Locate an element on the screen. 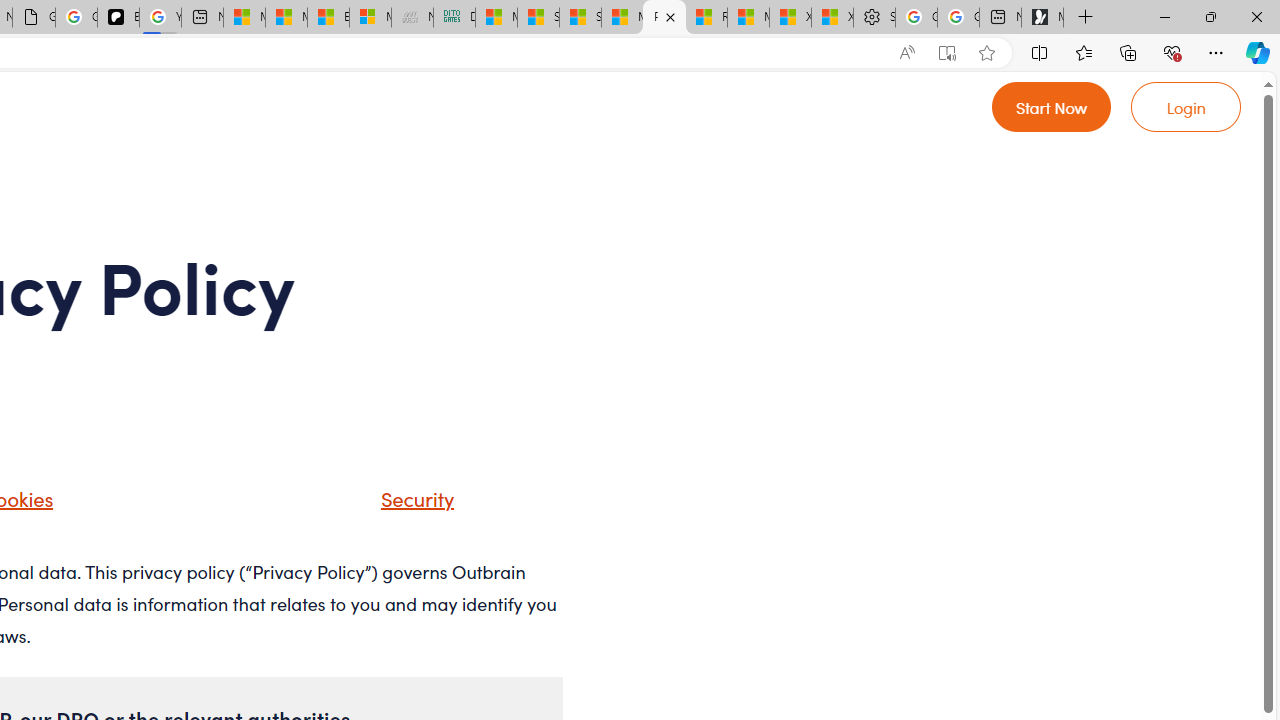 The height and width of the screenshot is (720, 1280). 'Security' is located at coordinates (392, 504).